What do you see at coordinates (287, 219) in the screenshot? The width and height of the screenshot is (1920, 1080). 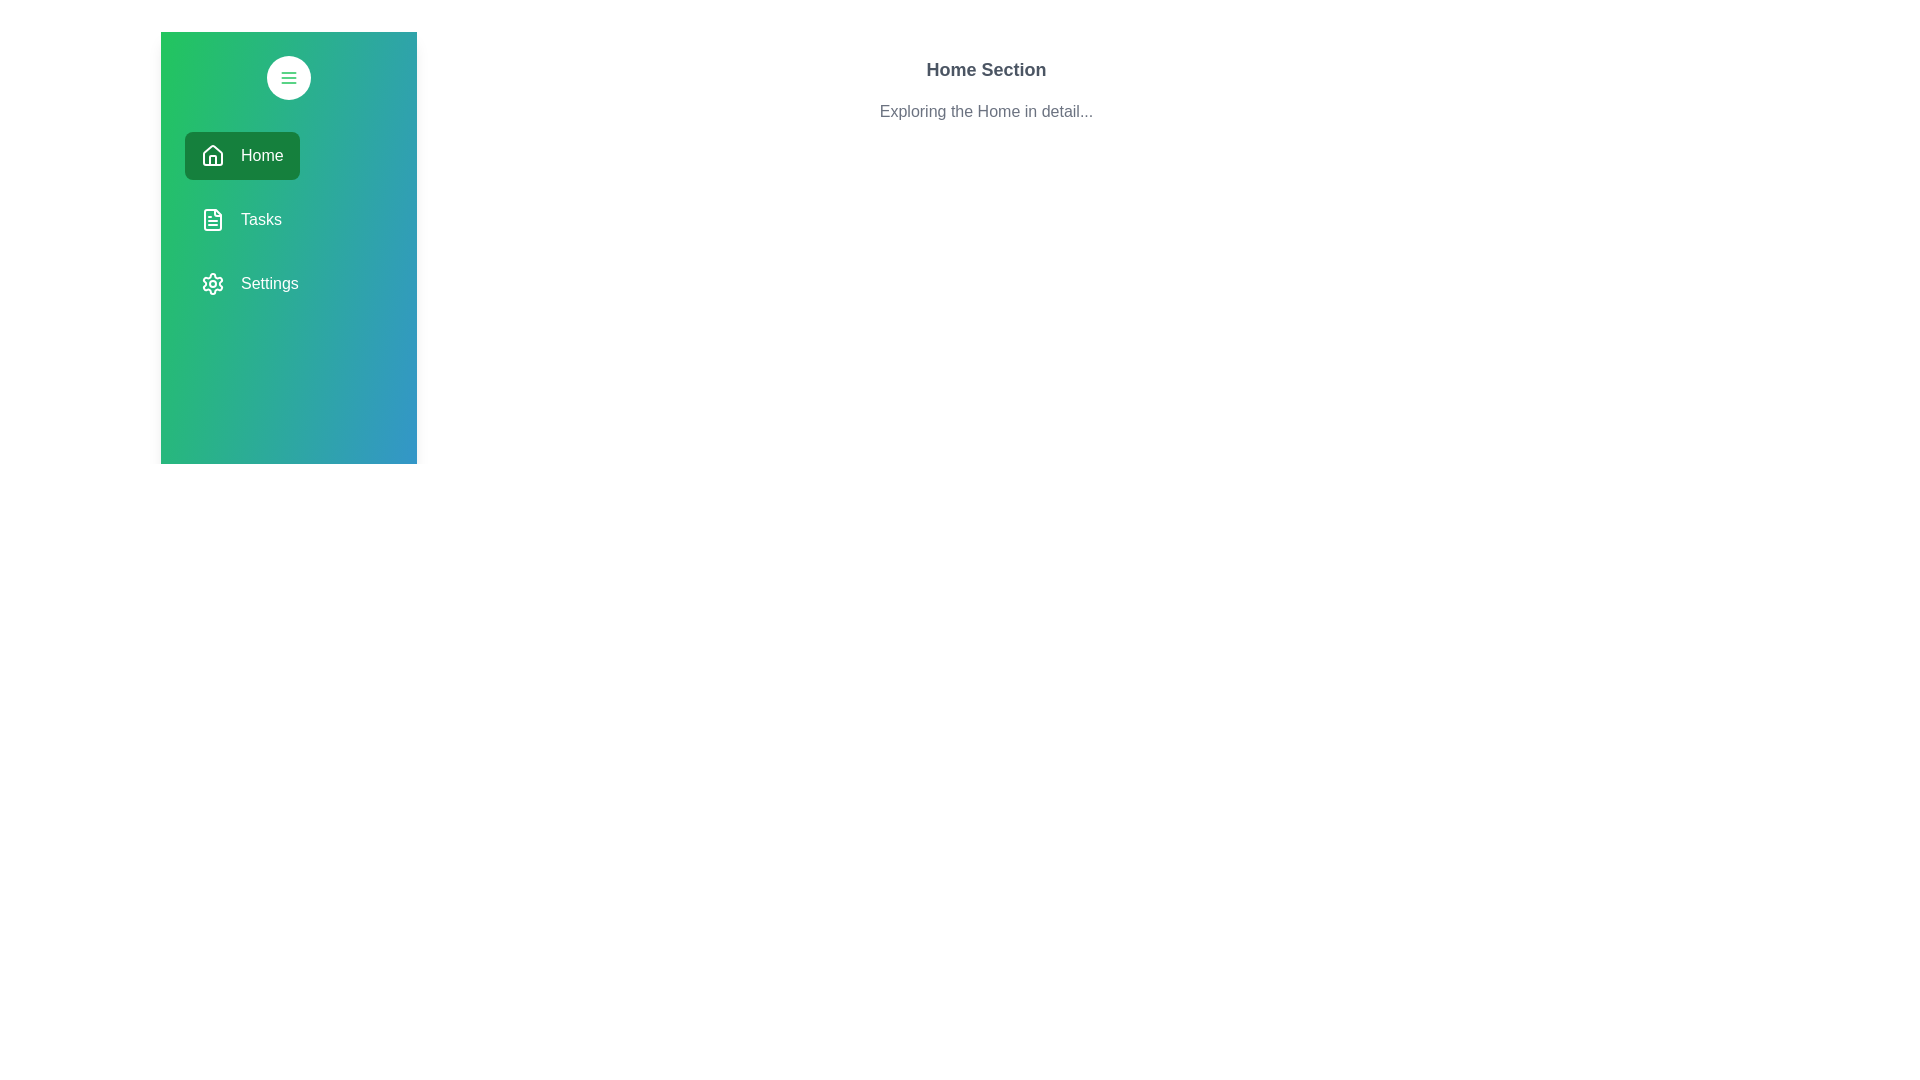 I see `the 'Tasks' menu item located in the sidebar, which is the second item in the list` at bounding box center [287, 219].